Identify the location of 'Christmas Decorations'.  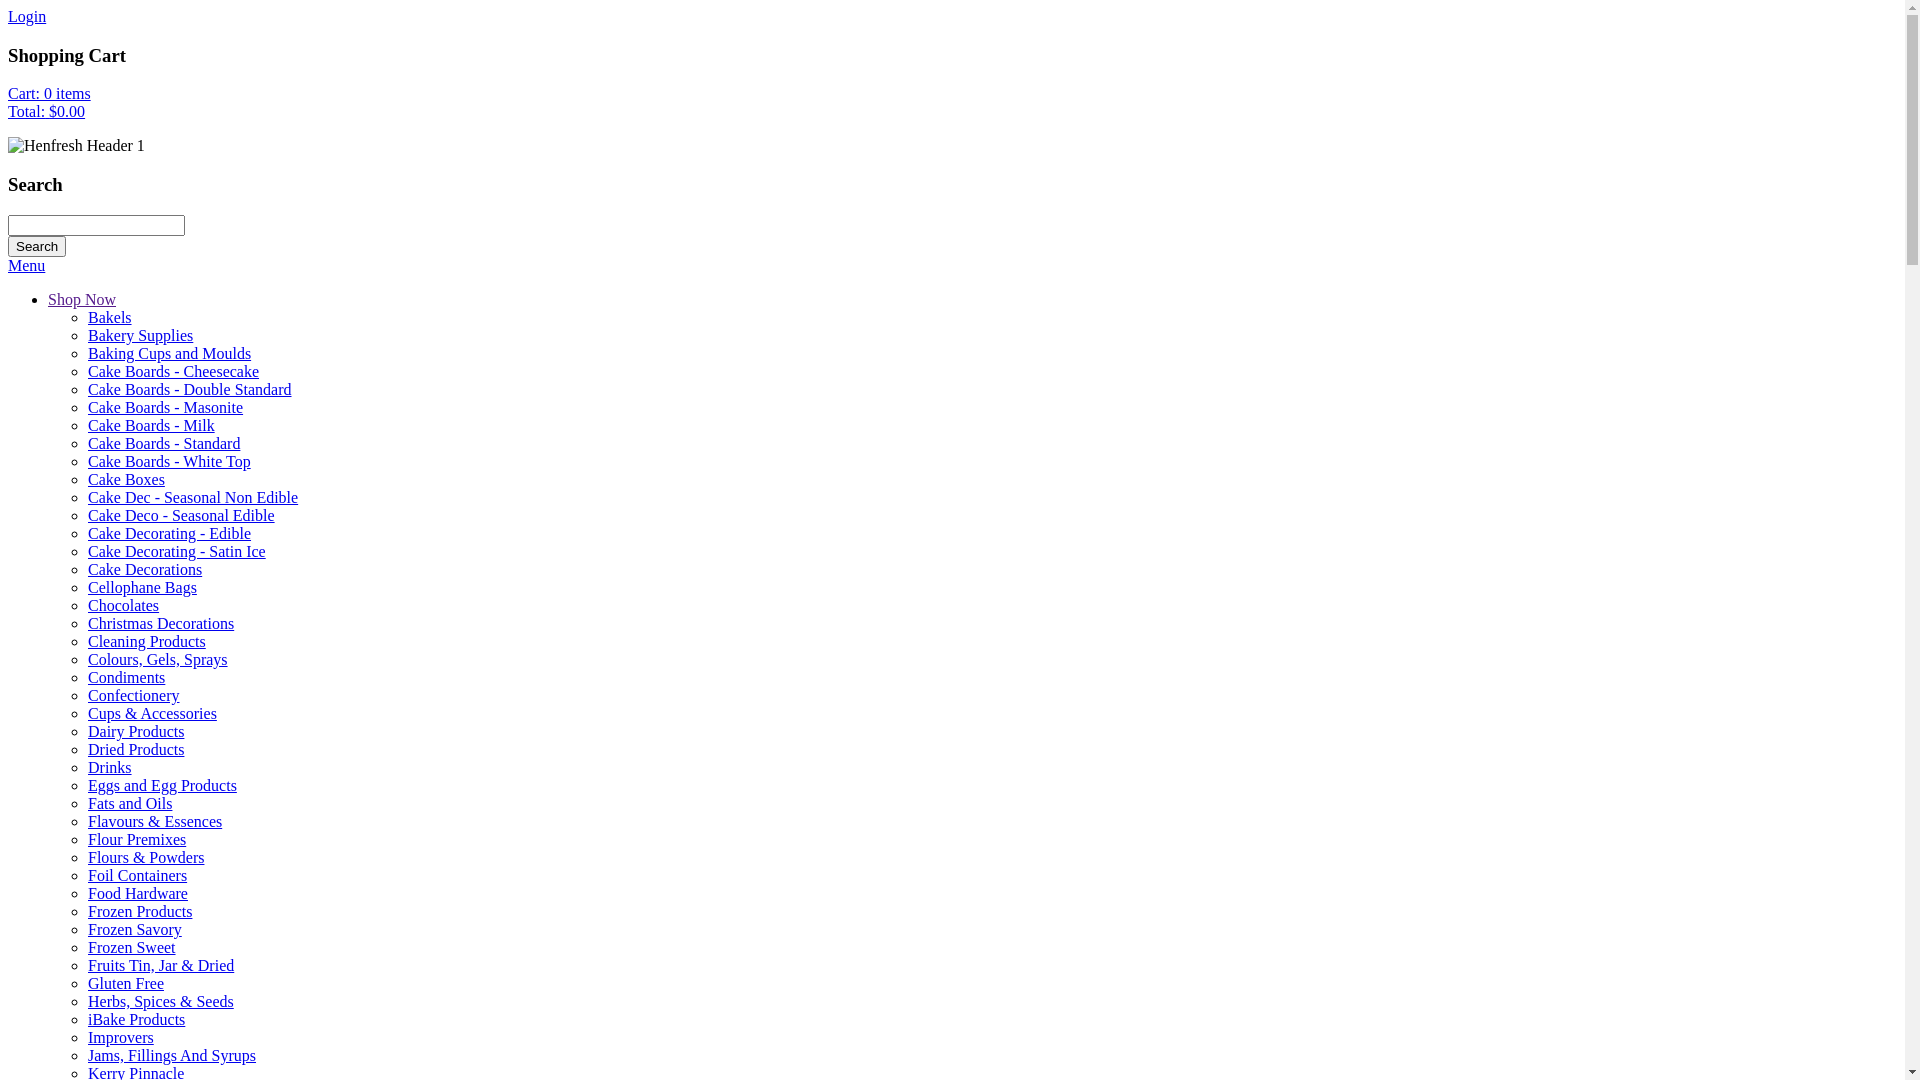
(161, 622).